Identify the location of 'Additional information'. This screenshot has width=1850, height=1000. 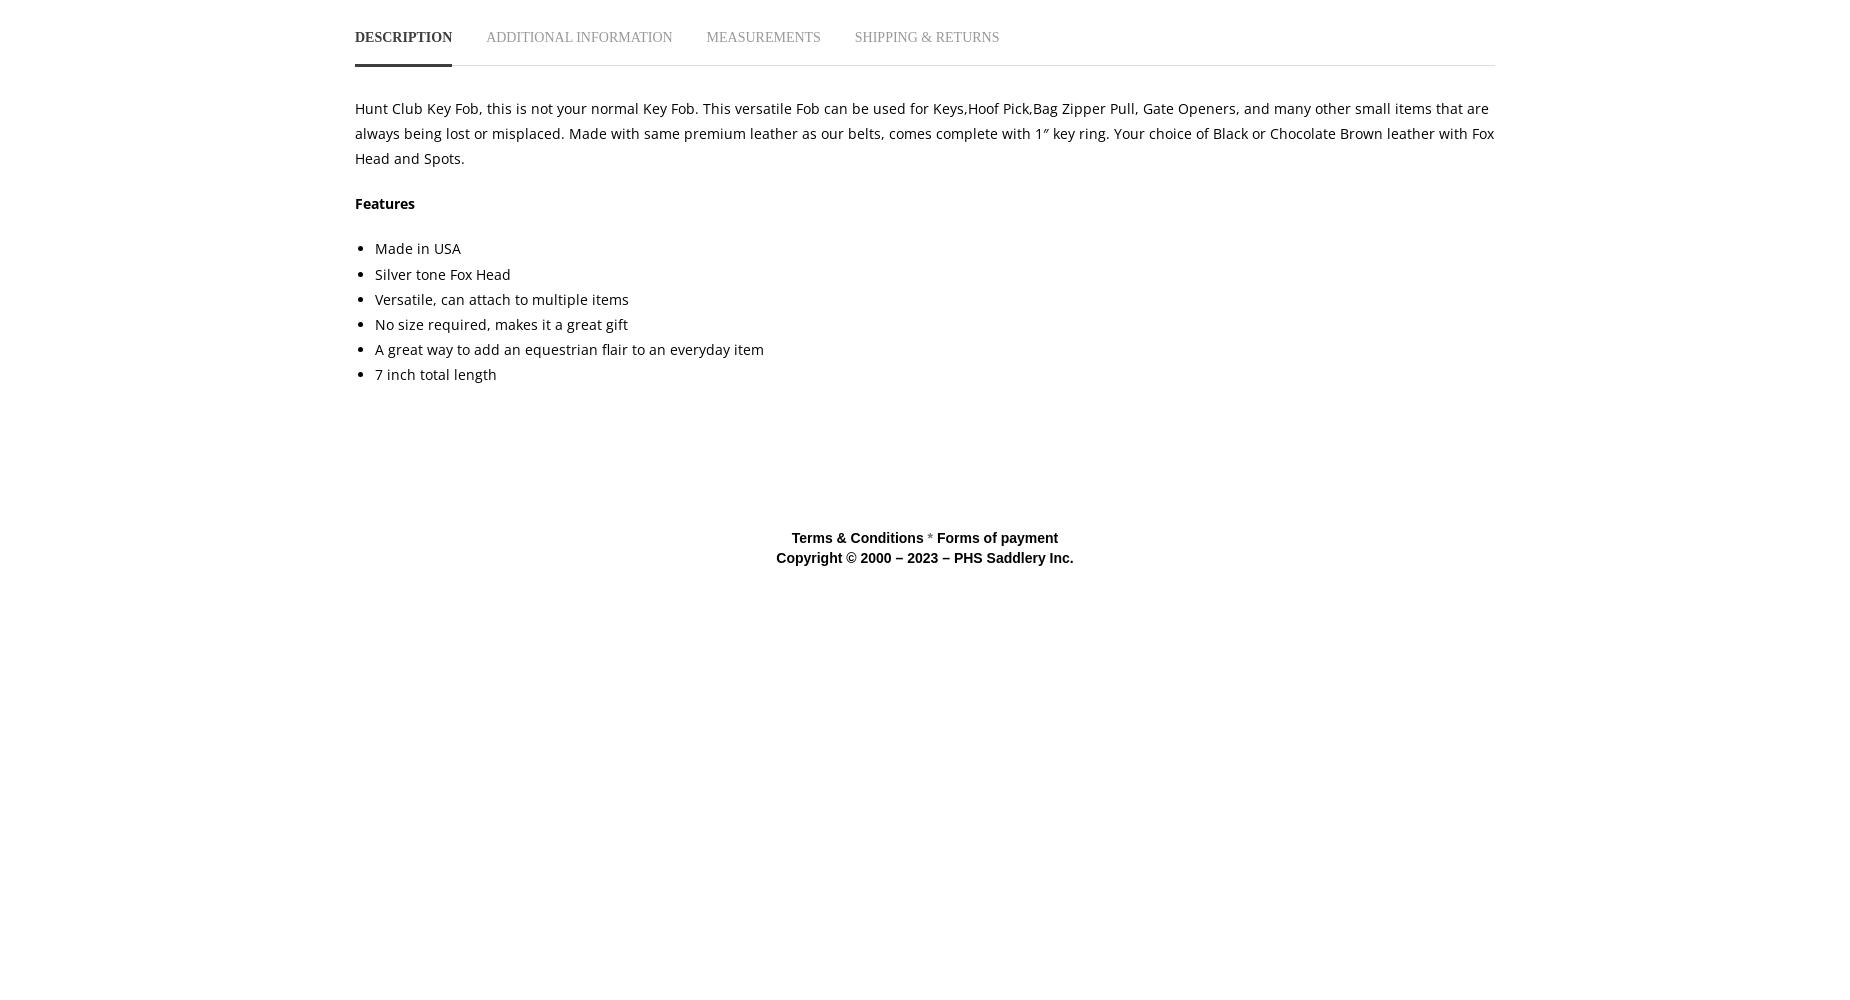
(579, 36).